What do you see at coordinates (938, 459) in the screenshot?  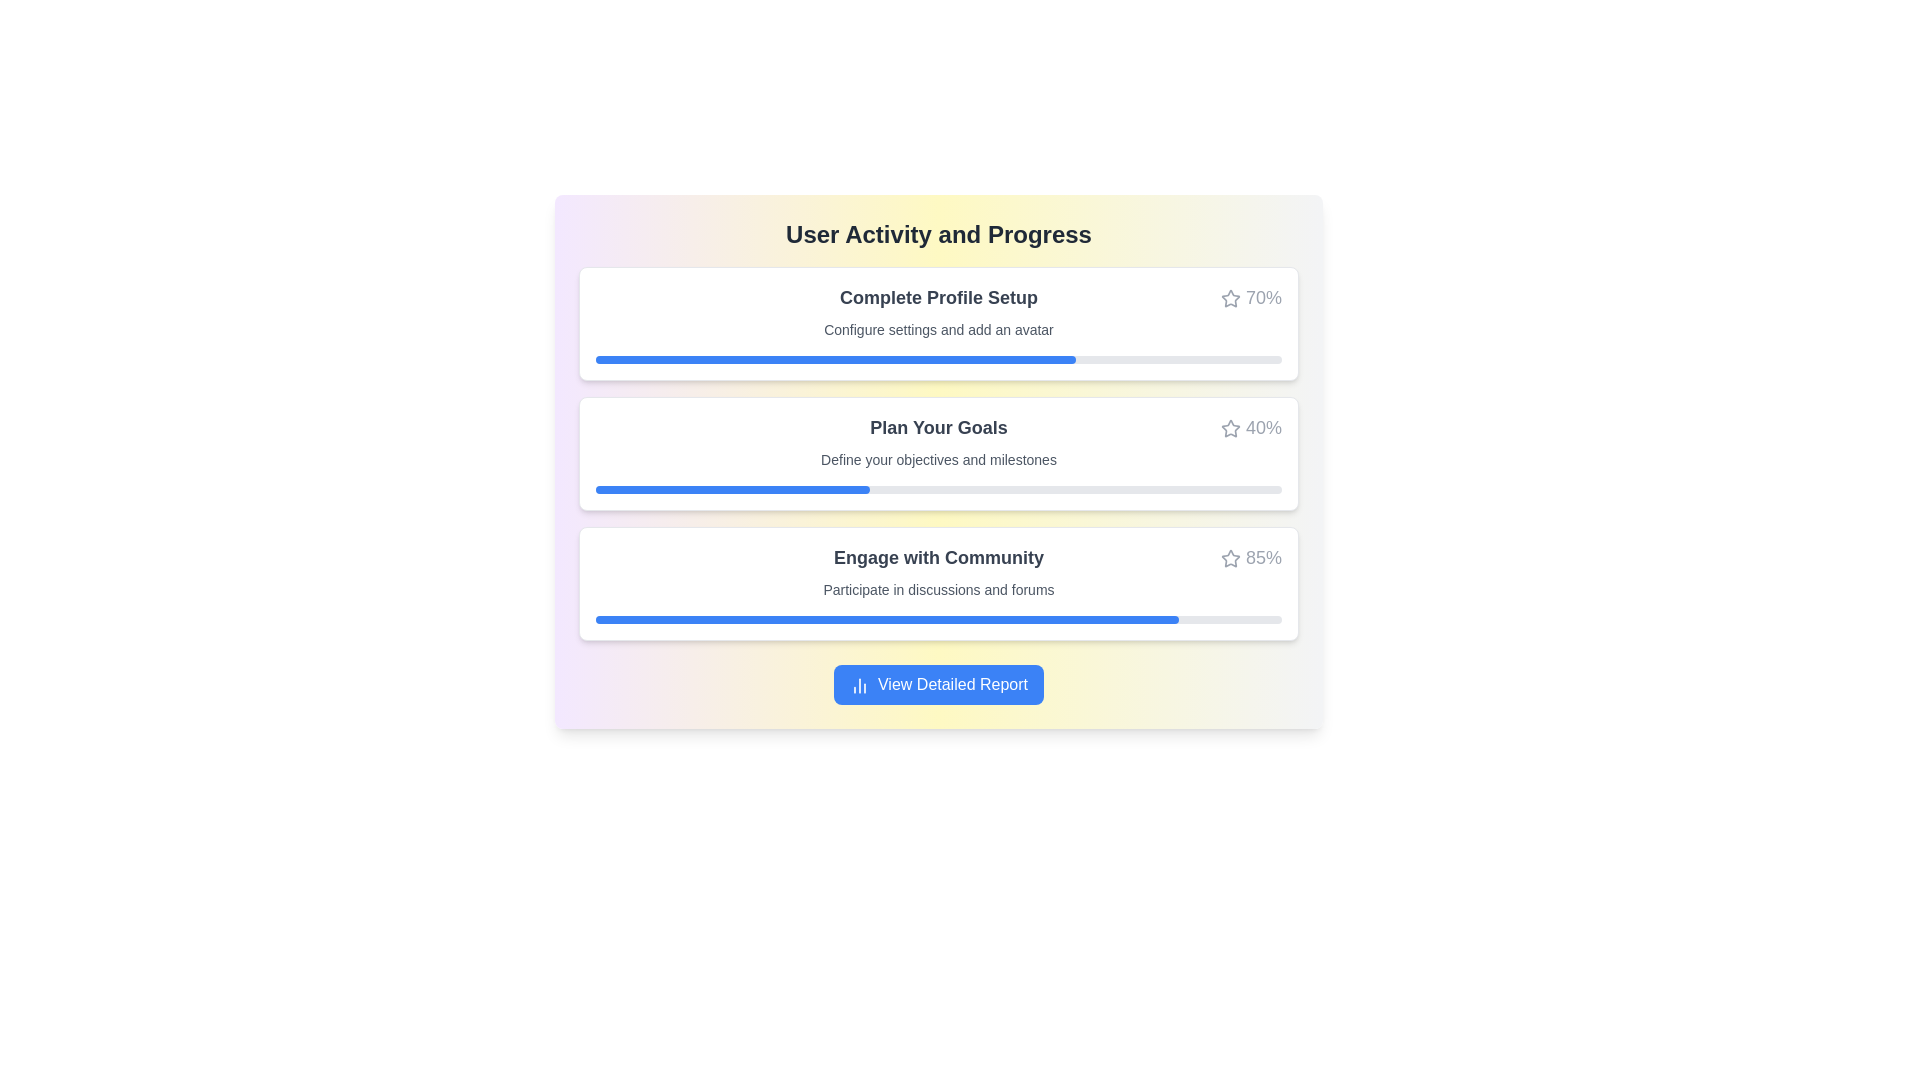 I see `information from the text label that says 'Define your objectives and milestones.' which is located below the heading 'Plan Your Goals'` at bounding box center [938, 459].